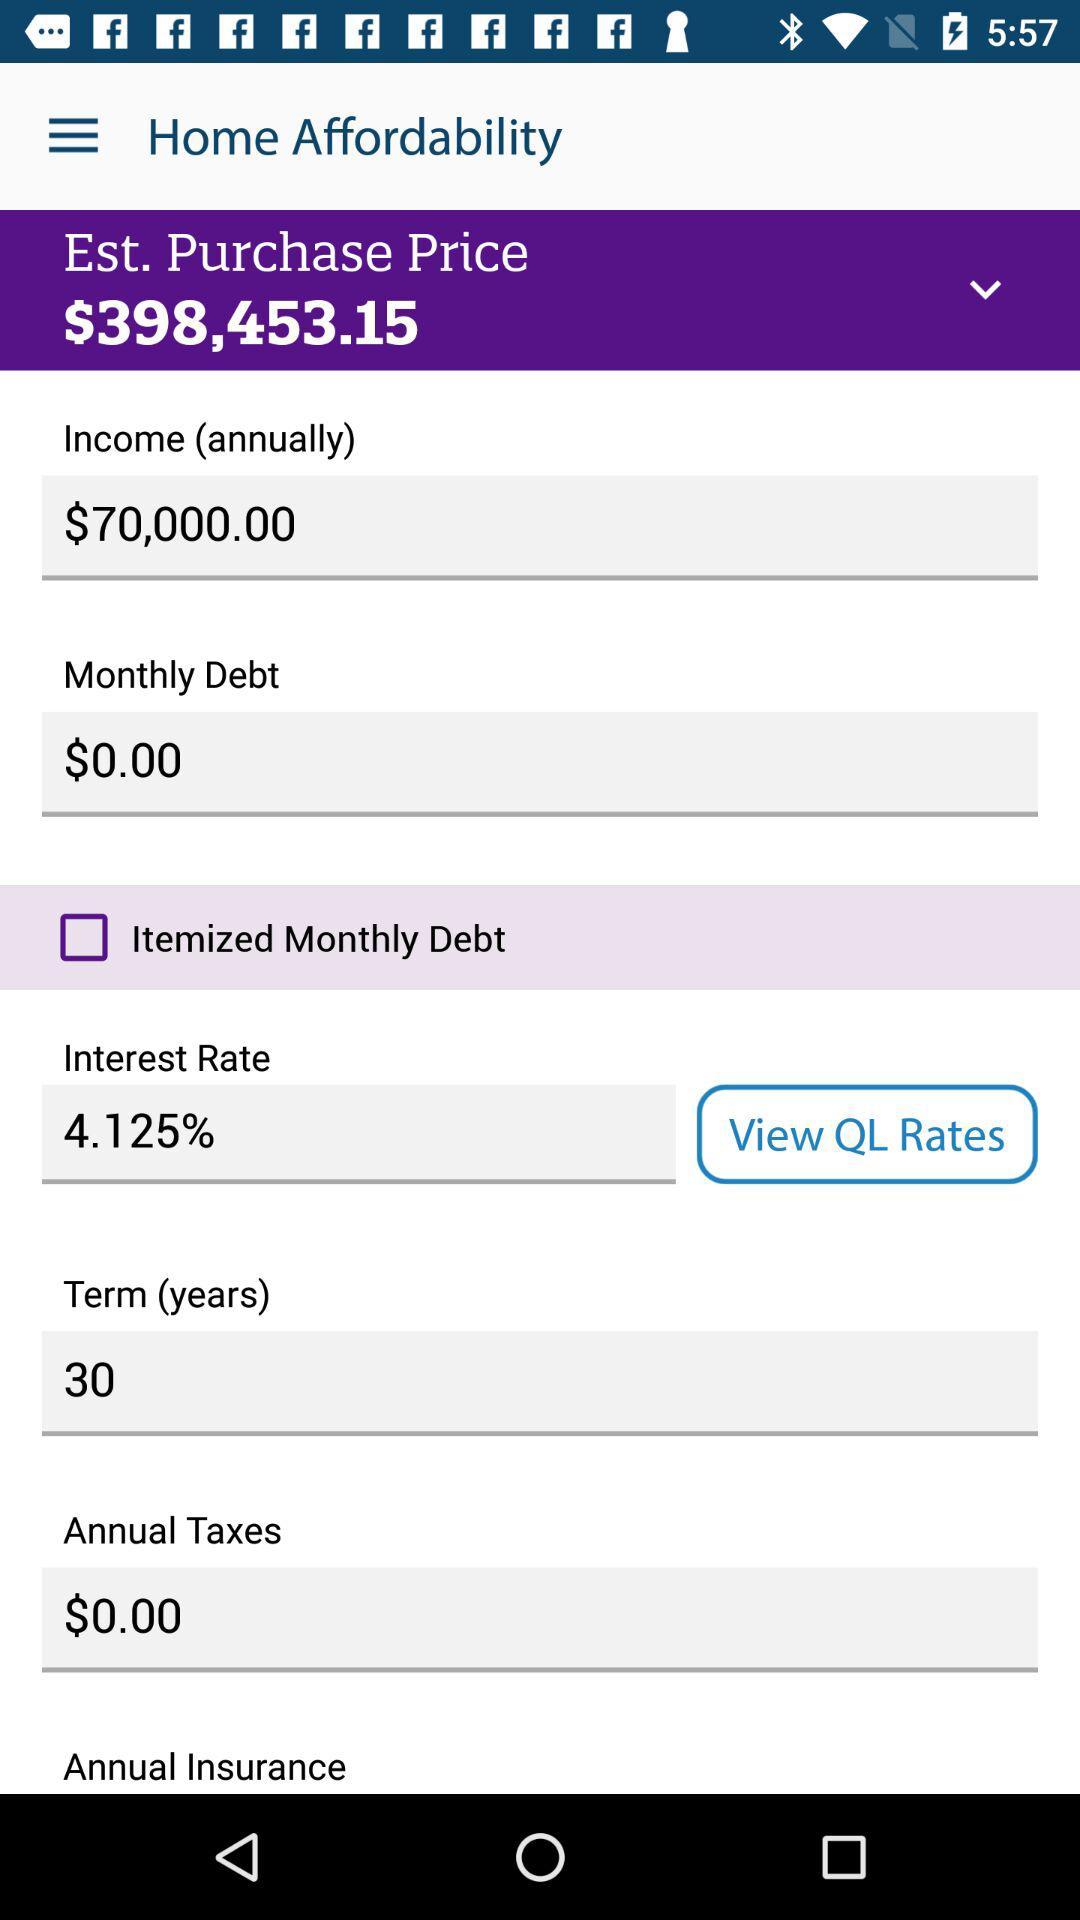  What do you see at coordinates (540, 1382) in the screenshot?
I see `the 30 item` at bounding box center [540, 1382].